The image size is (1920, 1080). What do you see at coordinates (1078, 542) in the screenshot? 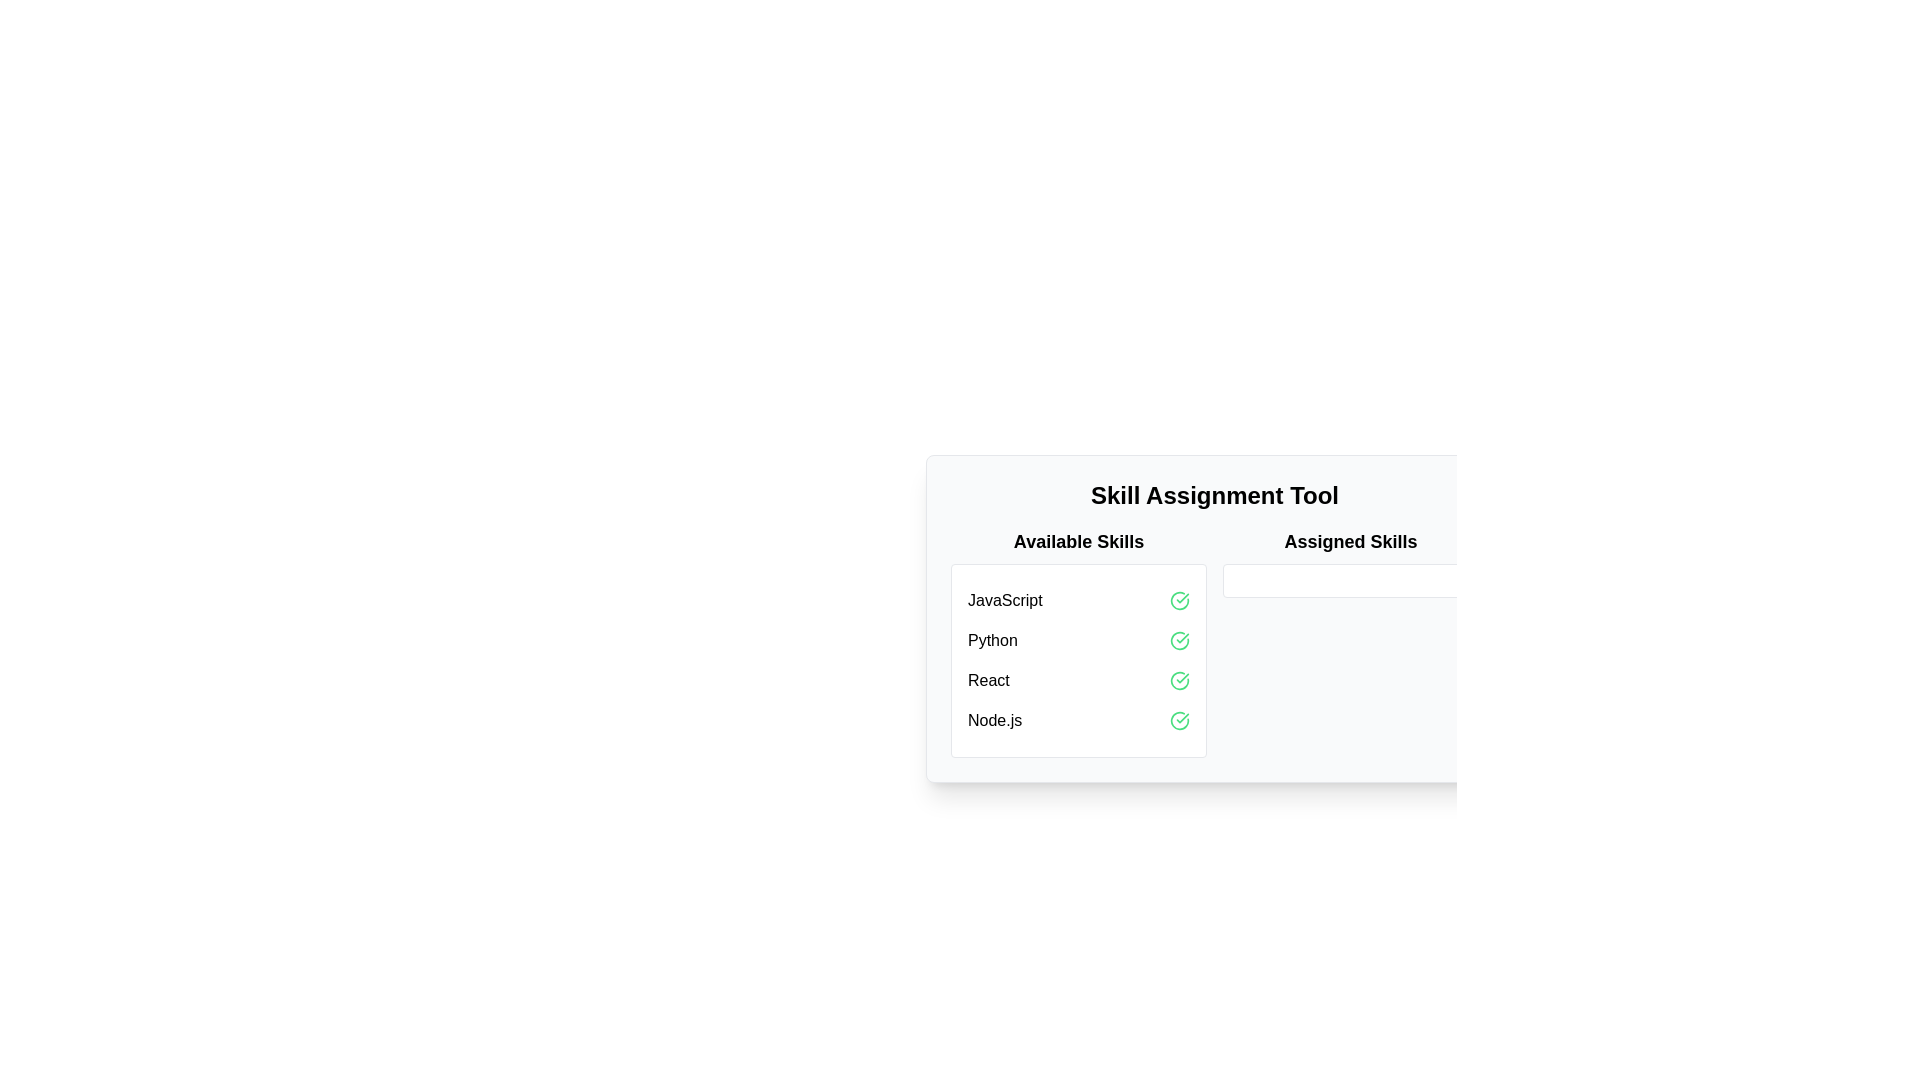
I see `the 'Available Skills' text header located at the top of the left column in the two-column layout` at bounding box center [1078, 542].